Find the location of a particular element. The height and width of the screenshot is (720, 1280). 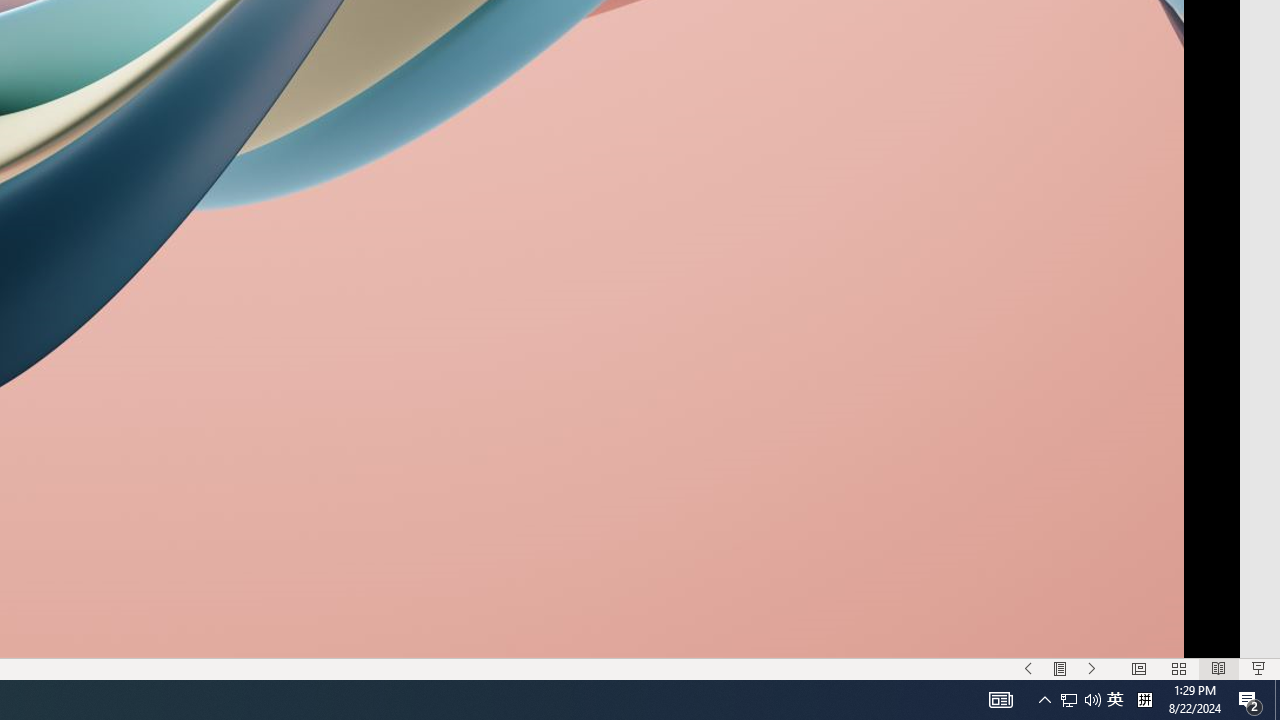

'Slide Show Previous On' is located at coordinates (1028, 669).